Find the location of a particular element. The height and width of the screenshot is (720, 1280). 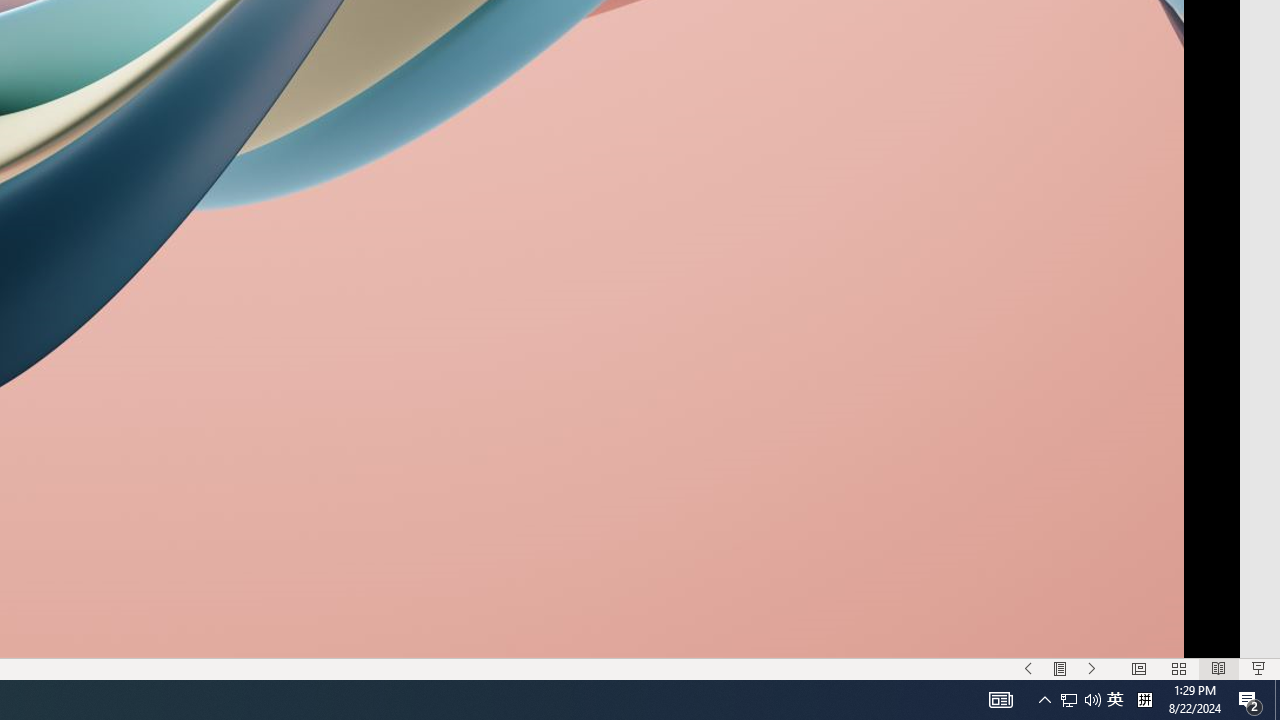

'Slide Show Previous On' is located at coordinates (1028, 669).